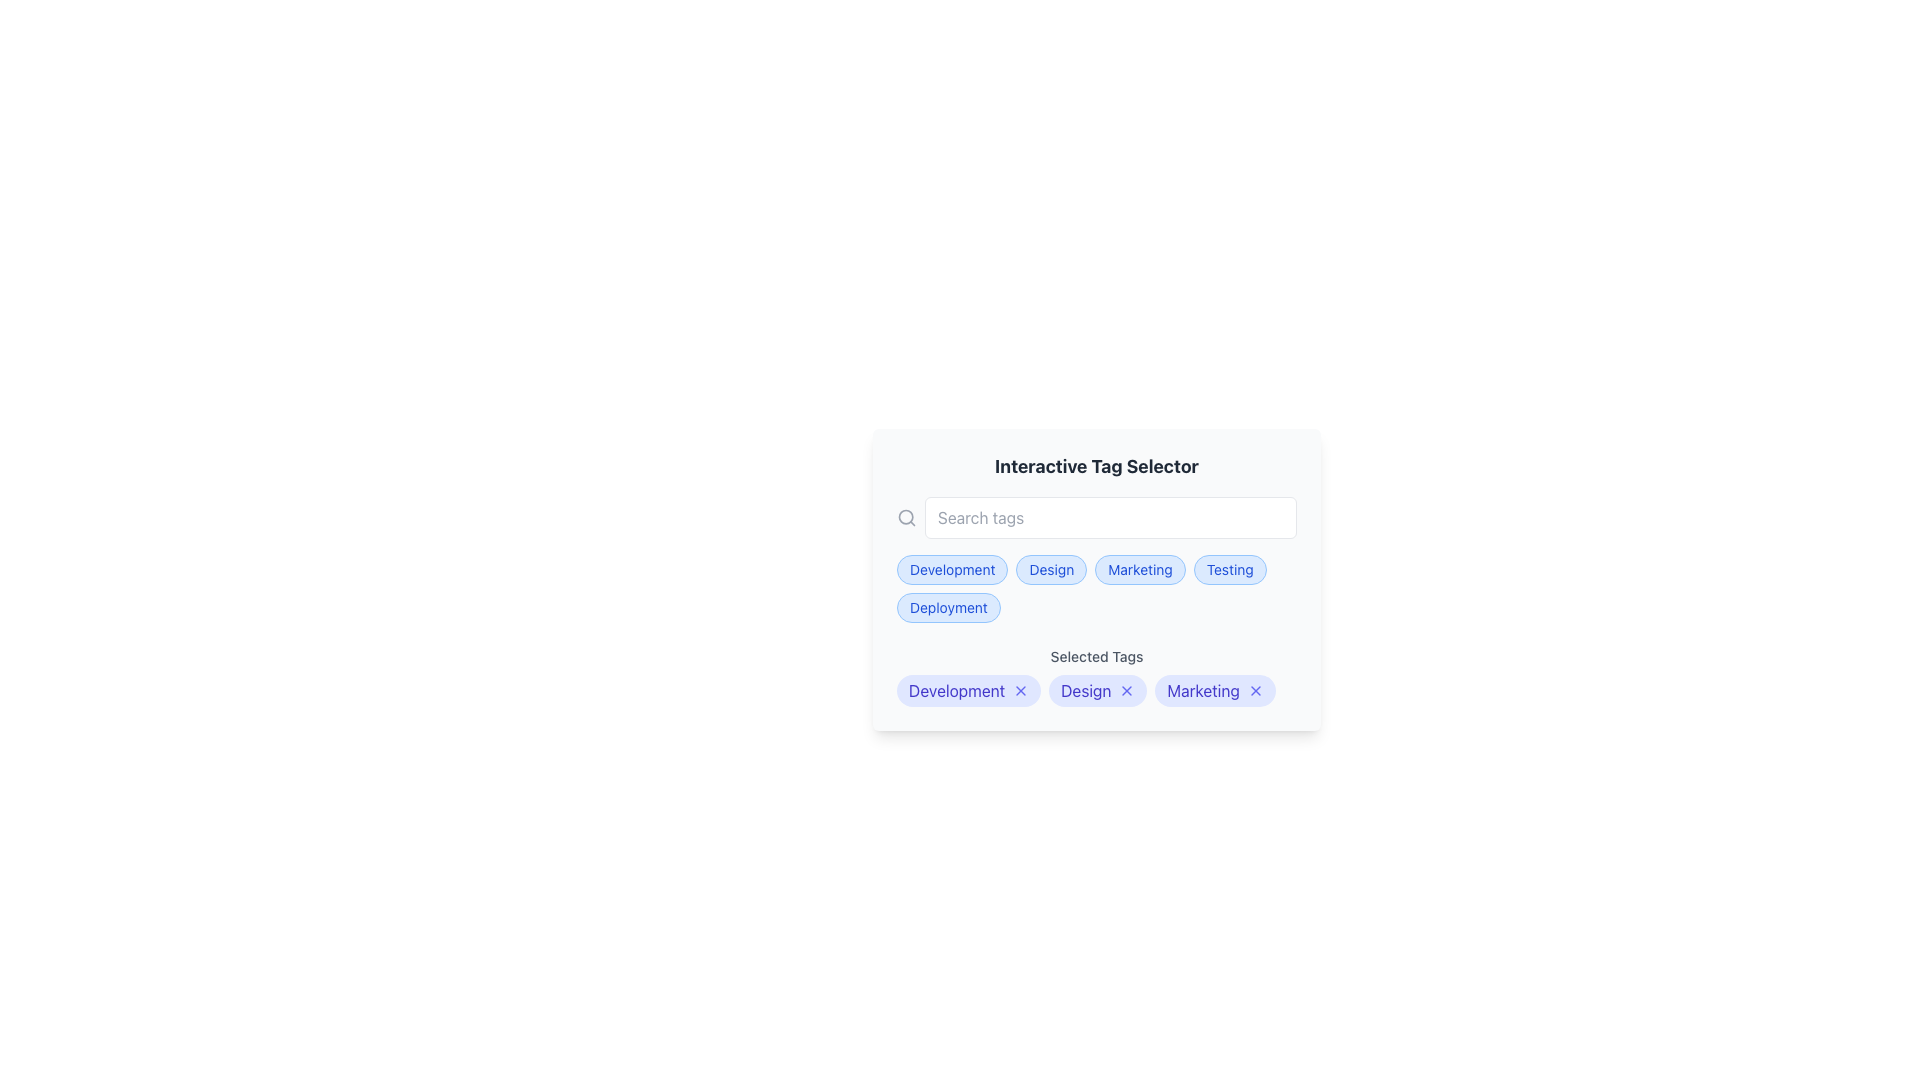  What do you see at coordinates (1097, 689) in the screenshot?
I see `the 'Design' tag element, which is the second tag in the 'Selected Tags' section` at bounding box center [1097, 689].